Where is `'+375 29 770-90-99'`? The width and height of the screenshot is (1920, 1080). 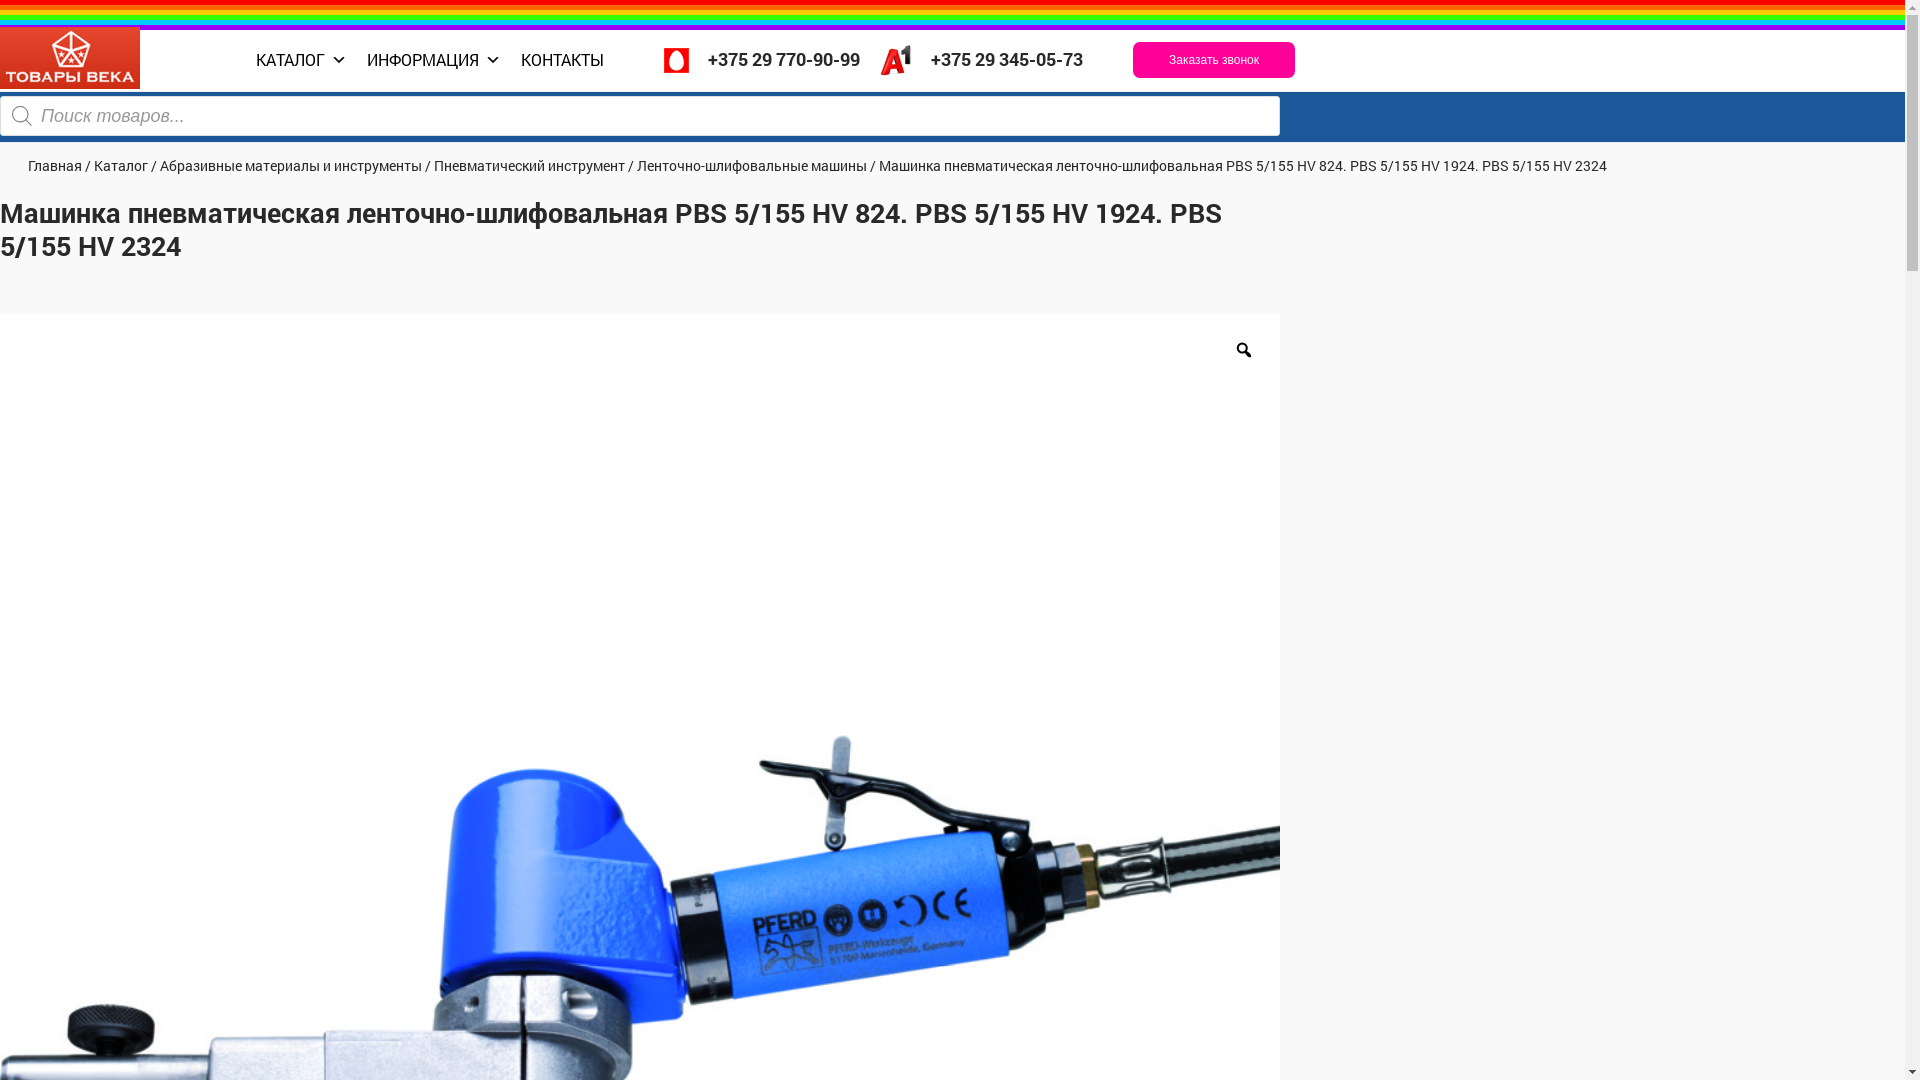 '+375 29 770-90-99' is located at coordinates (663, 59).